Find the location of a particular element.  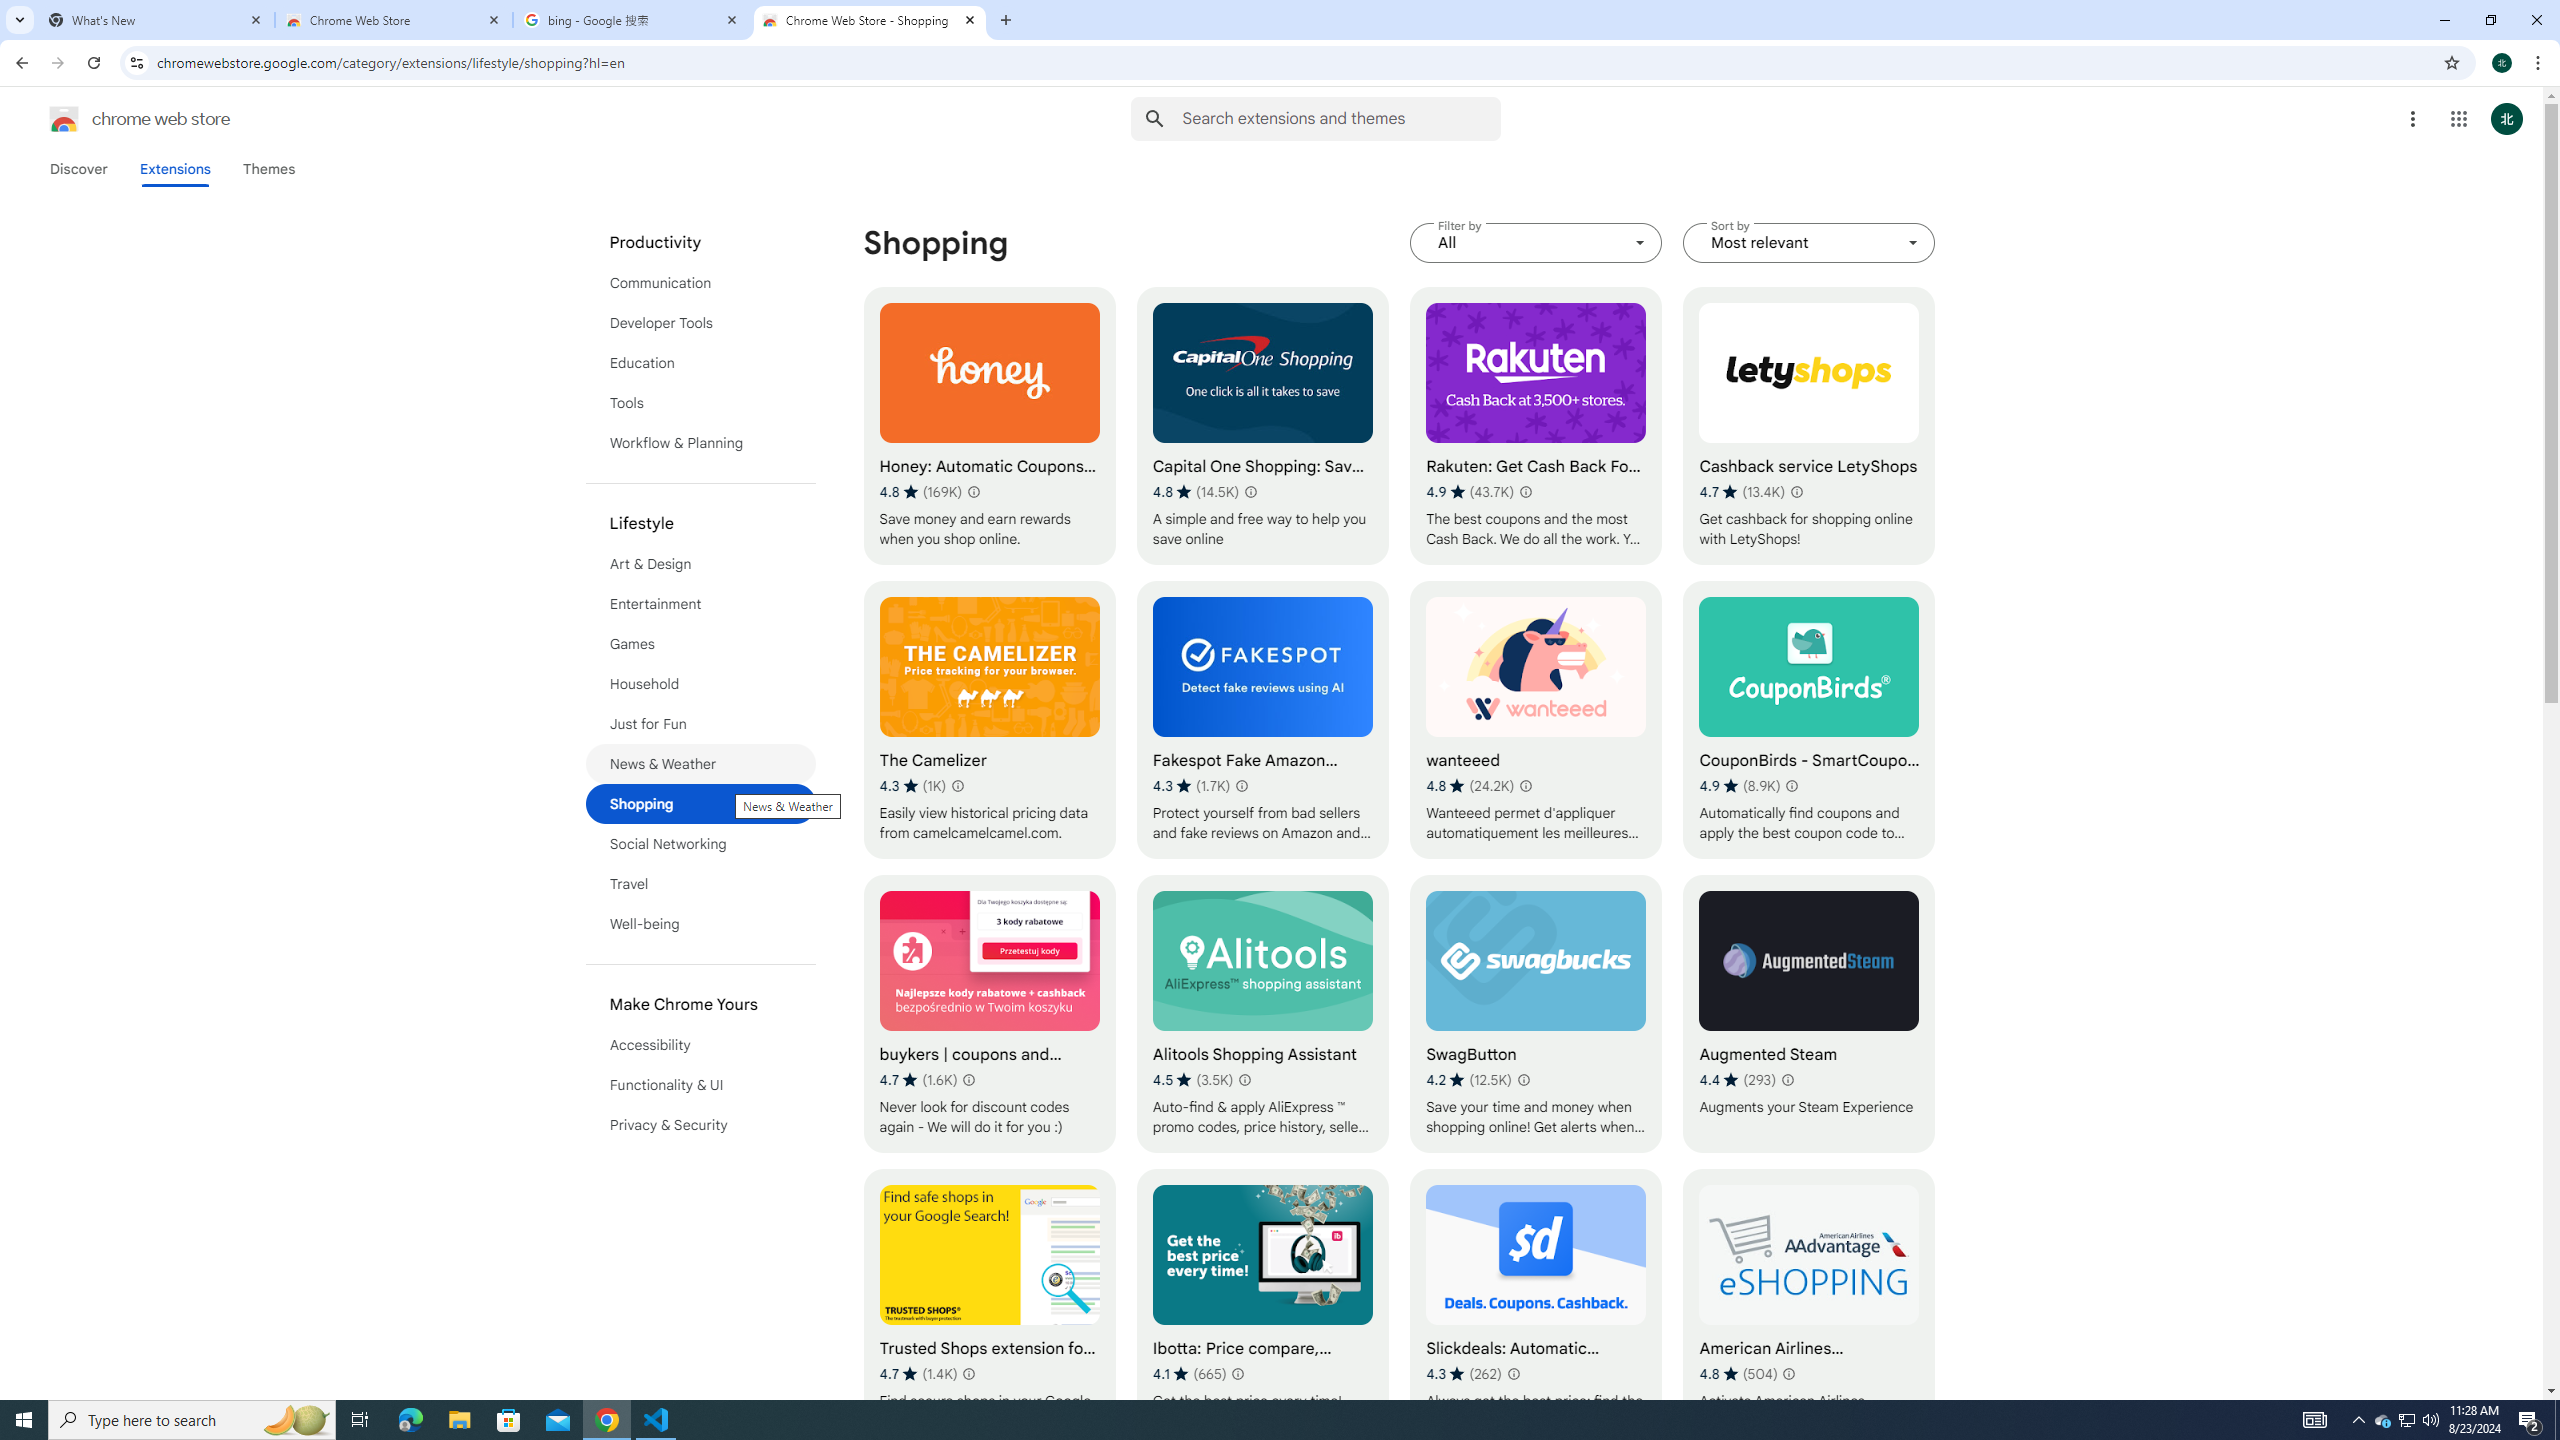

'Trusted Shops extension for Google Chrome' is located at coordinates (988, 1307).